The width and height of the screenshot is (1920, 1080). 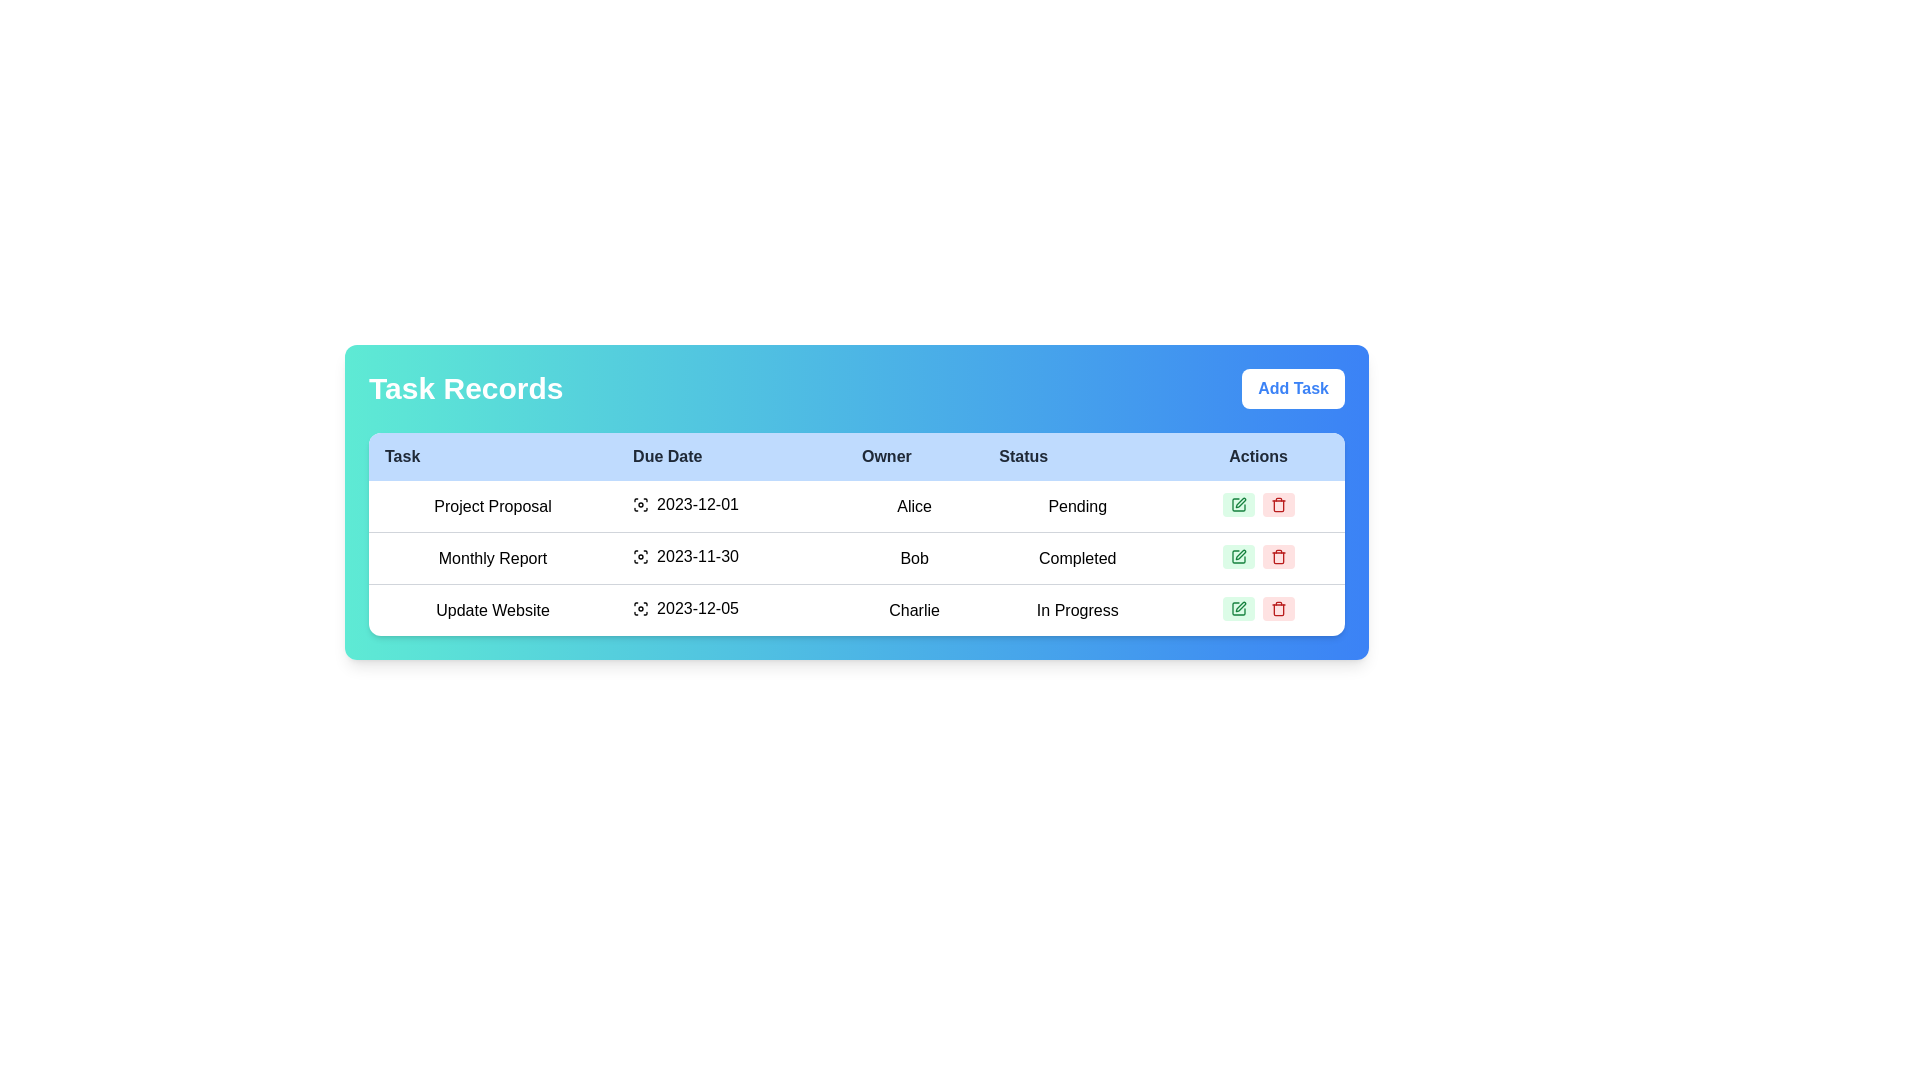 I want to click on the red button with a trash bin icon located at the right end of the 'Actions' column in the topmost row of the table, so click(x=1277, y=504).